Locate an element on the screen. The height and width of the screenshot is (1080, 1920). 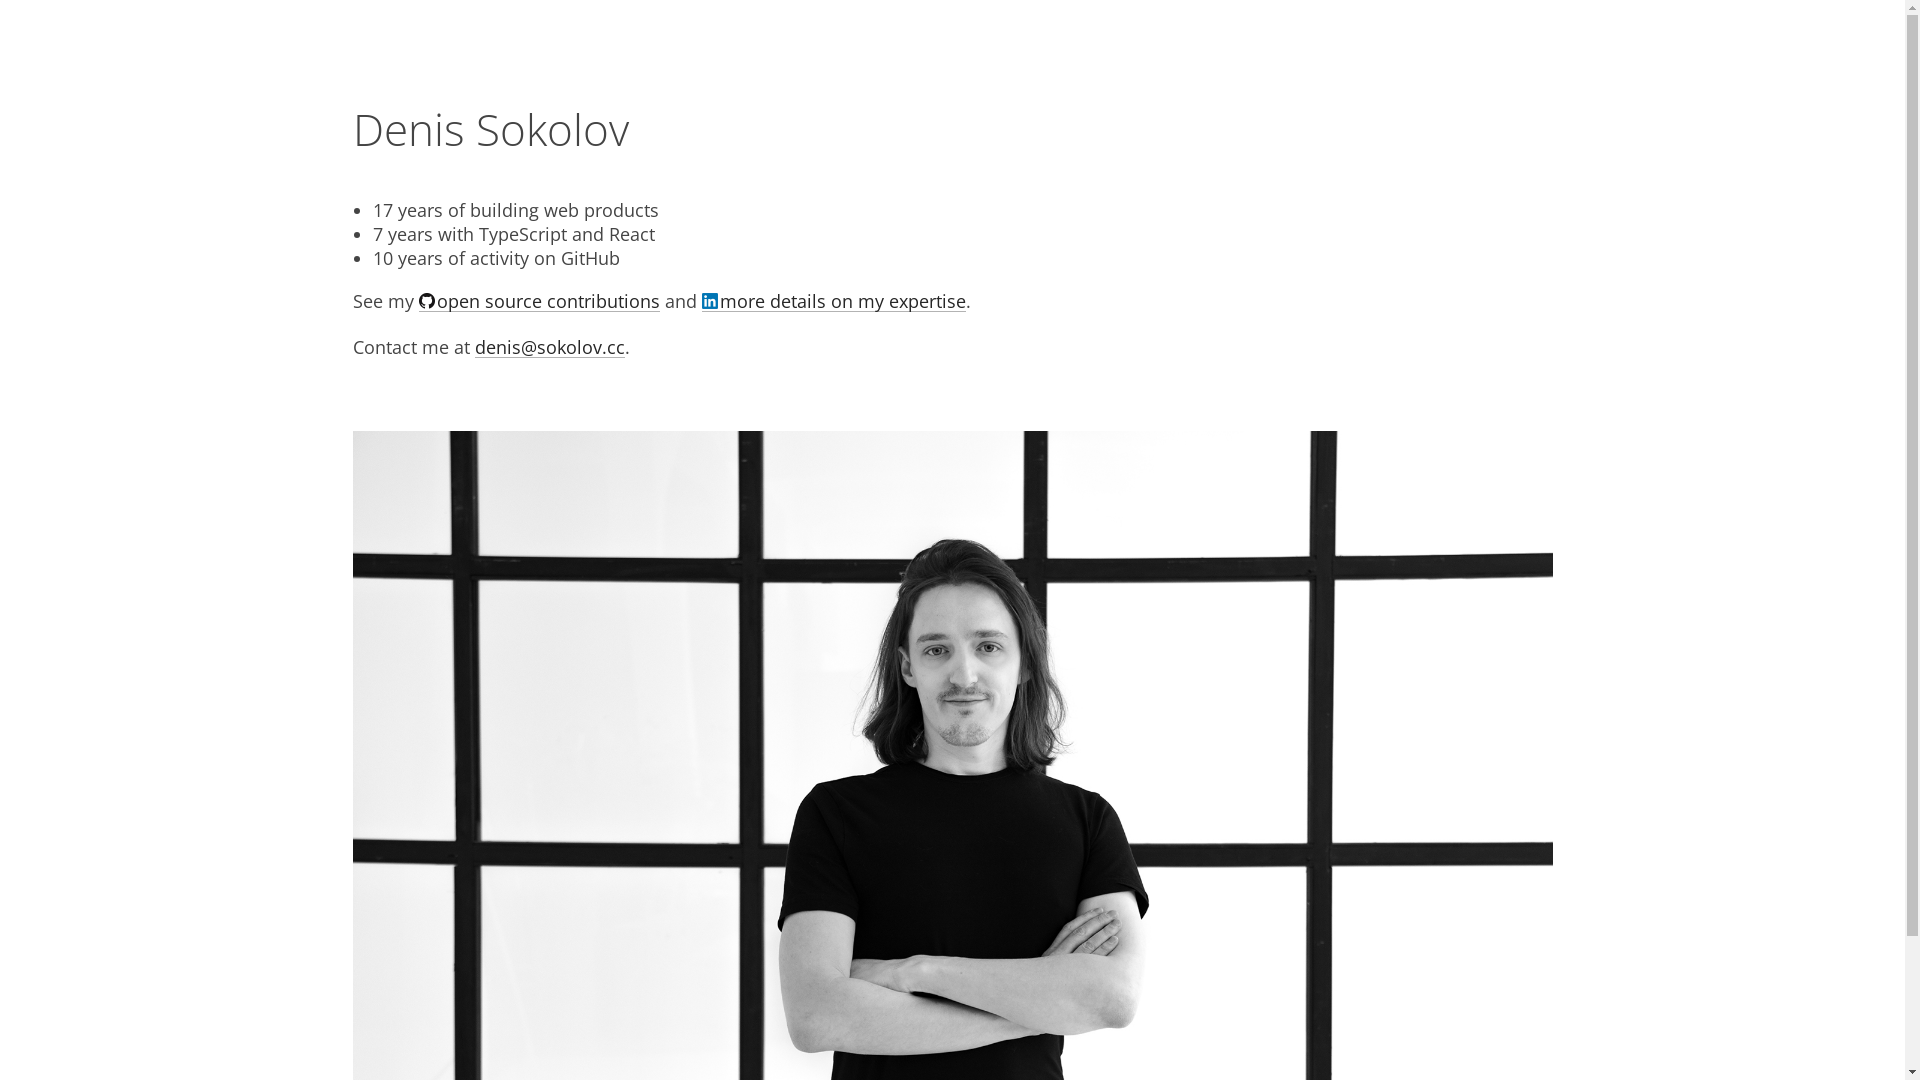
'denis@sokolov.cc' is located at coordinates (548, 350).